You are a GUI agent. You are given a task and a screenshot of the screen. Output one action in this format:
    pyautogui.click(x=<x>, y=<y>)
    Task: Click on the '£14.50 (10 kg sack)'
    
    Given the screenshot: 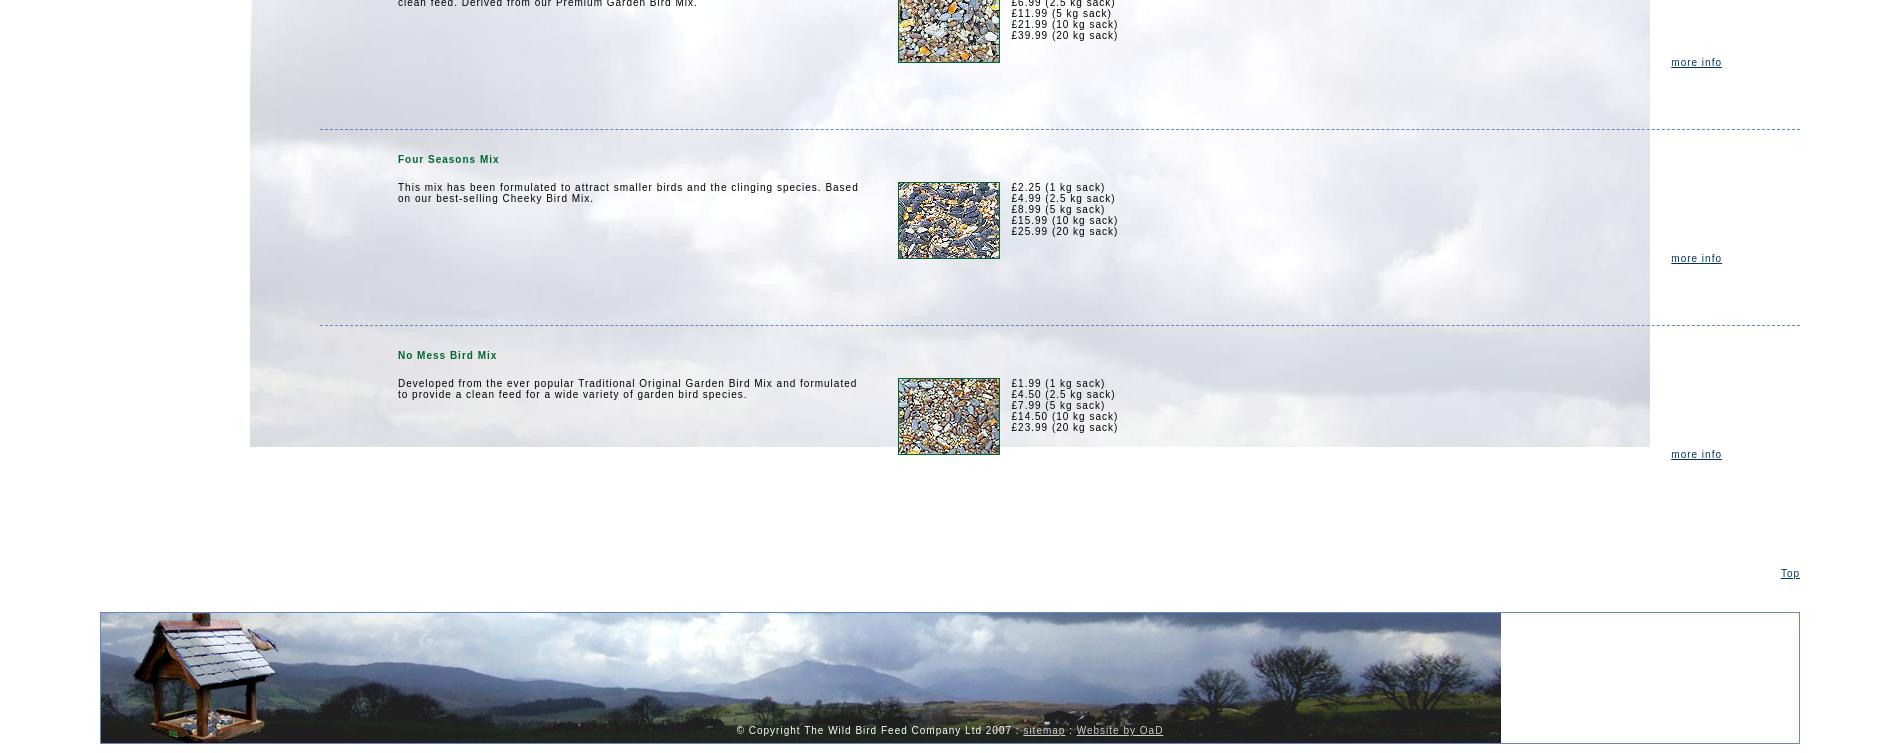 What is the action you would take?
    pyautogui.click(x=1064, y=415)
    